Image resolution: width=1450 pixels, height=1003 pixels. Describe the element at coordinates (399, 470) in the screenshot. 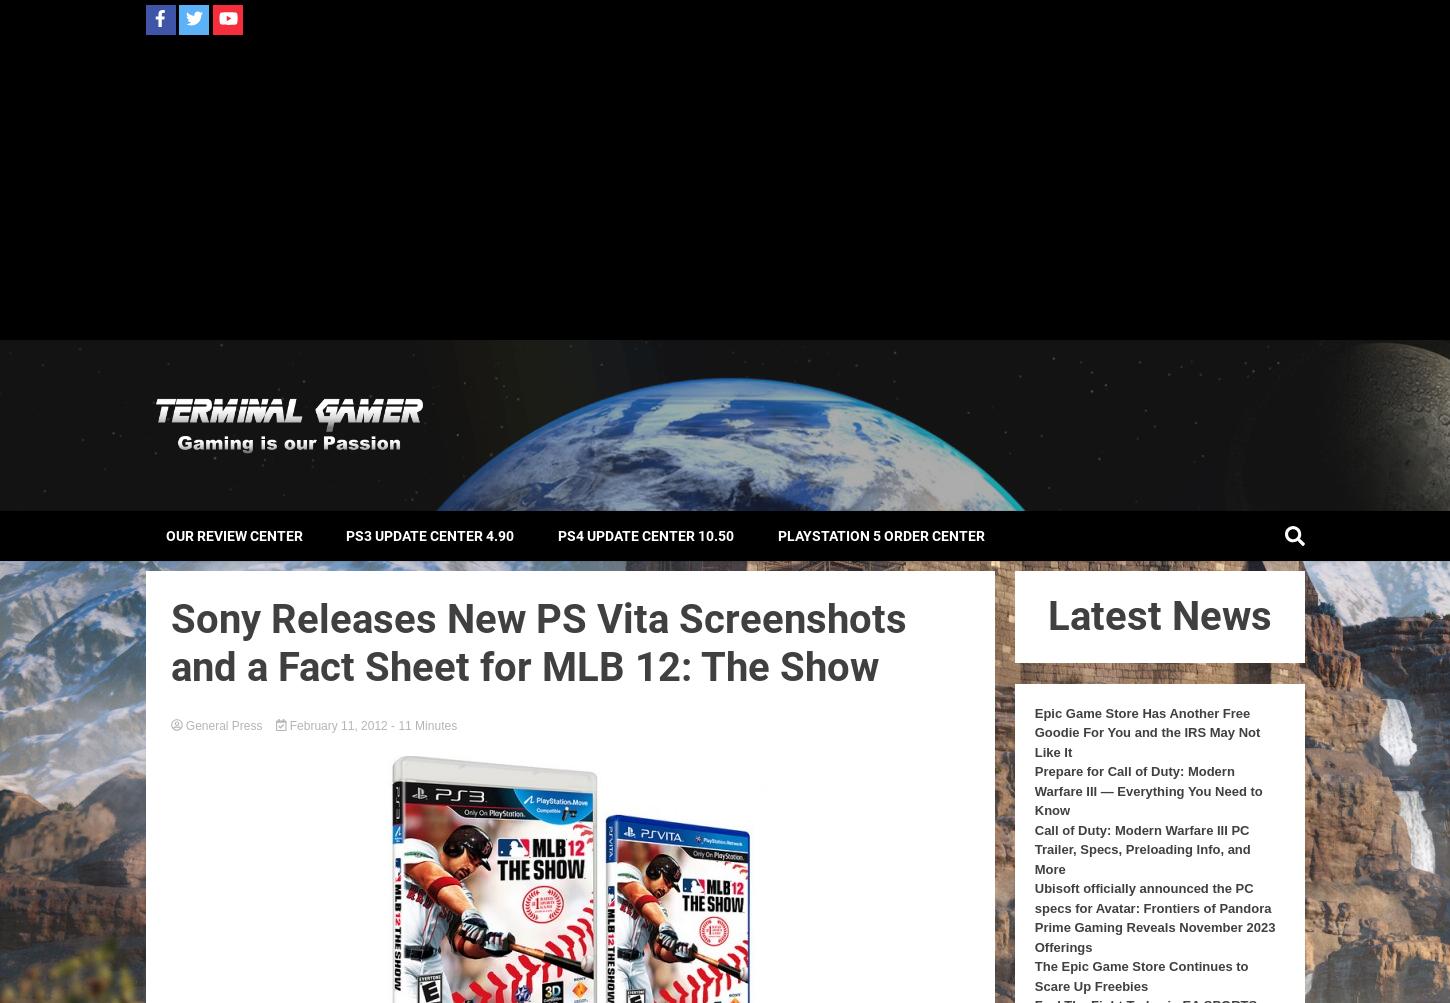

I see `'Gaming is our Passion | PS4, PS5, Xbox One X/S, Nintendo Switch, Oculus Quest'` at that location.